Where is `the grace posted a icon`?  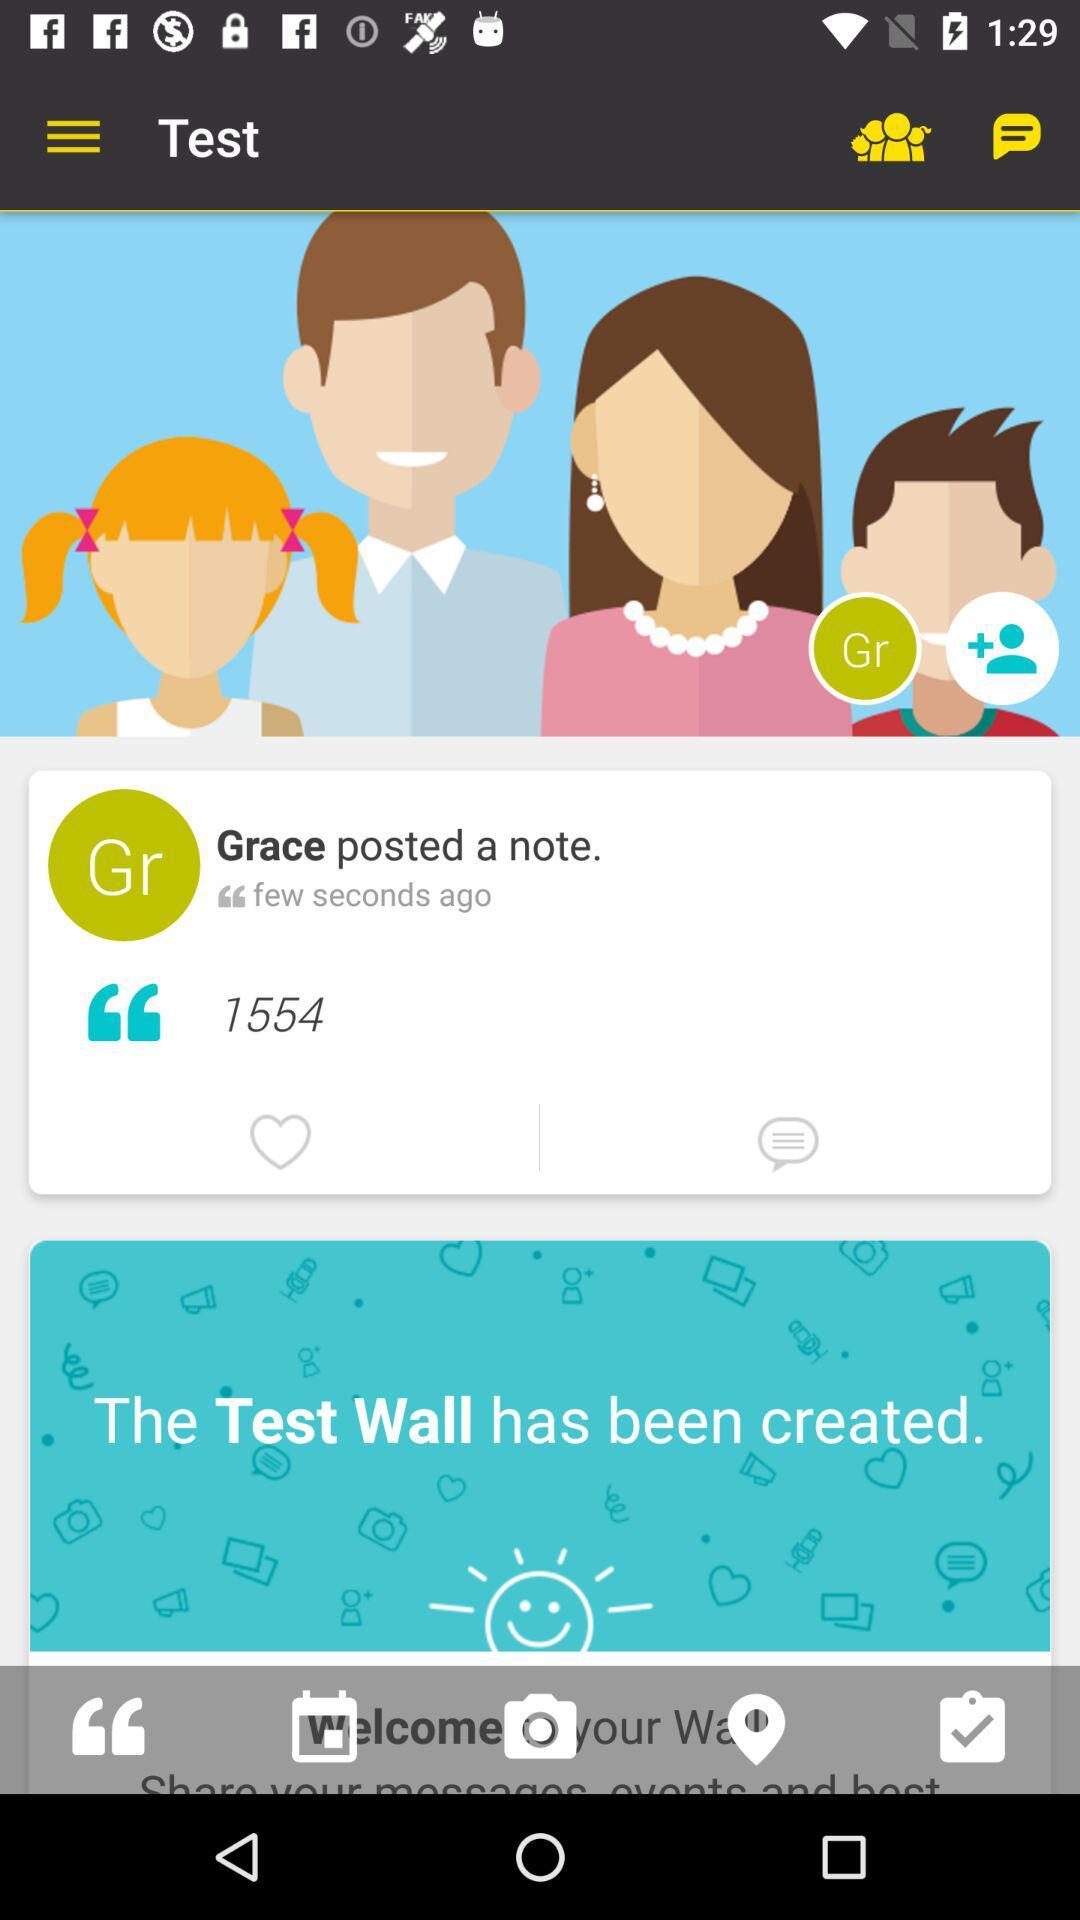
the grace posted a icon is located at coordinates (408, 843).